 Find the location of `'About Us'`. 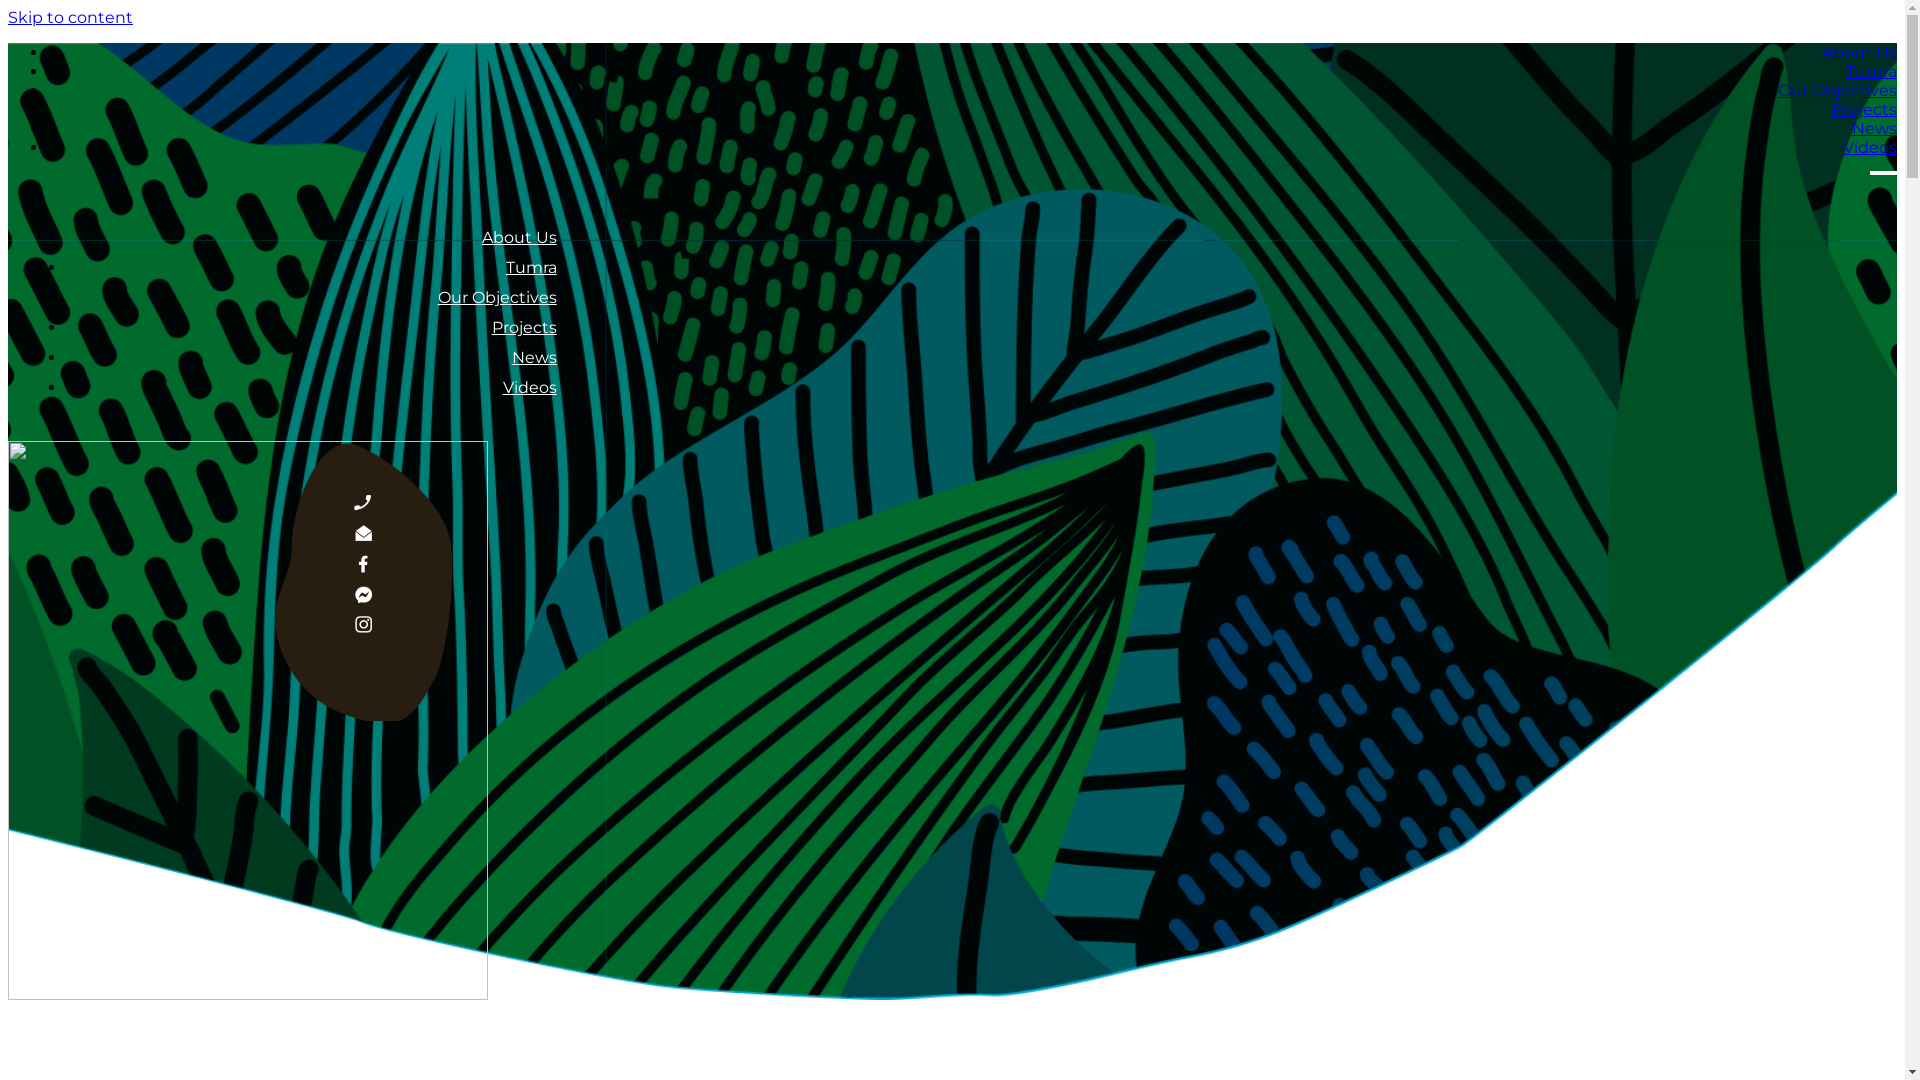

'About Us' is located at coordinates (1858, 51).